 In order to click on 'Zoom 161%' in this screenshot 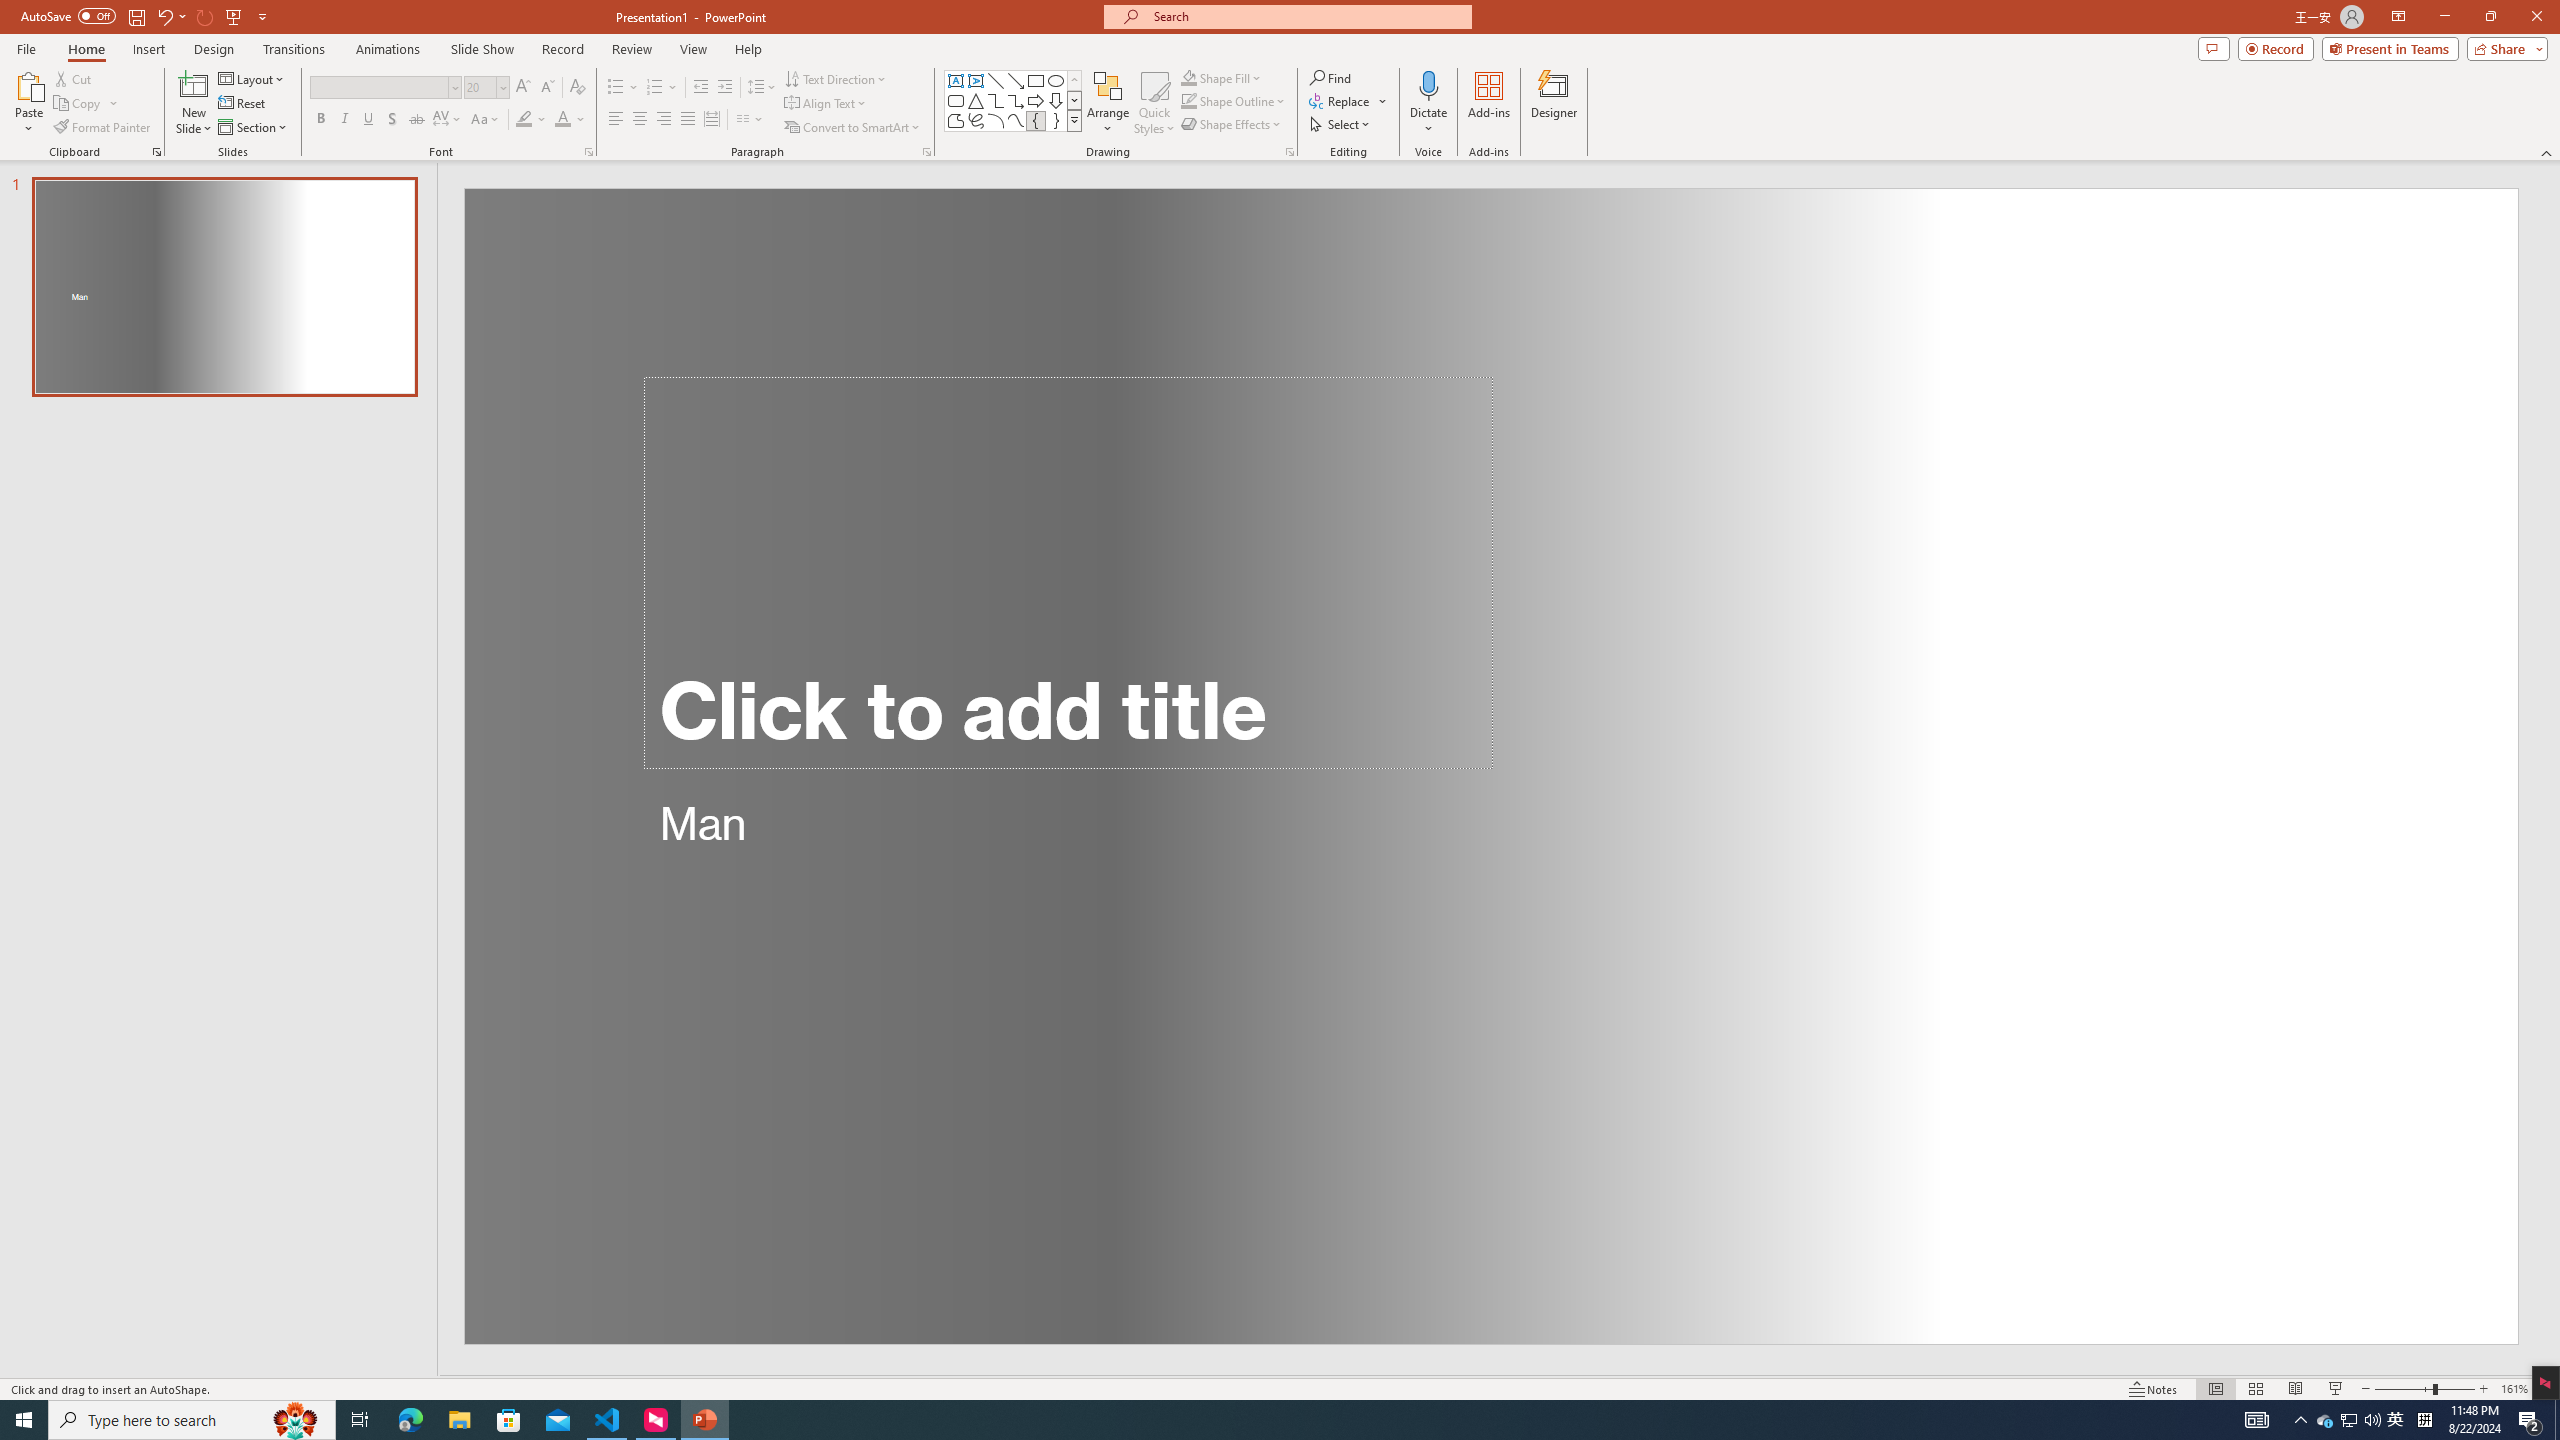, I will do `click(2515, 1389)`.